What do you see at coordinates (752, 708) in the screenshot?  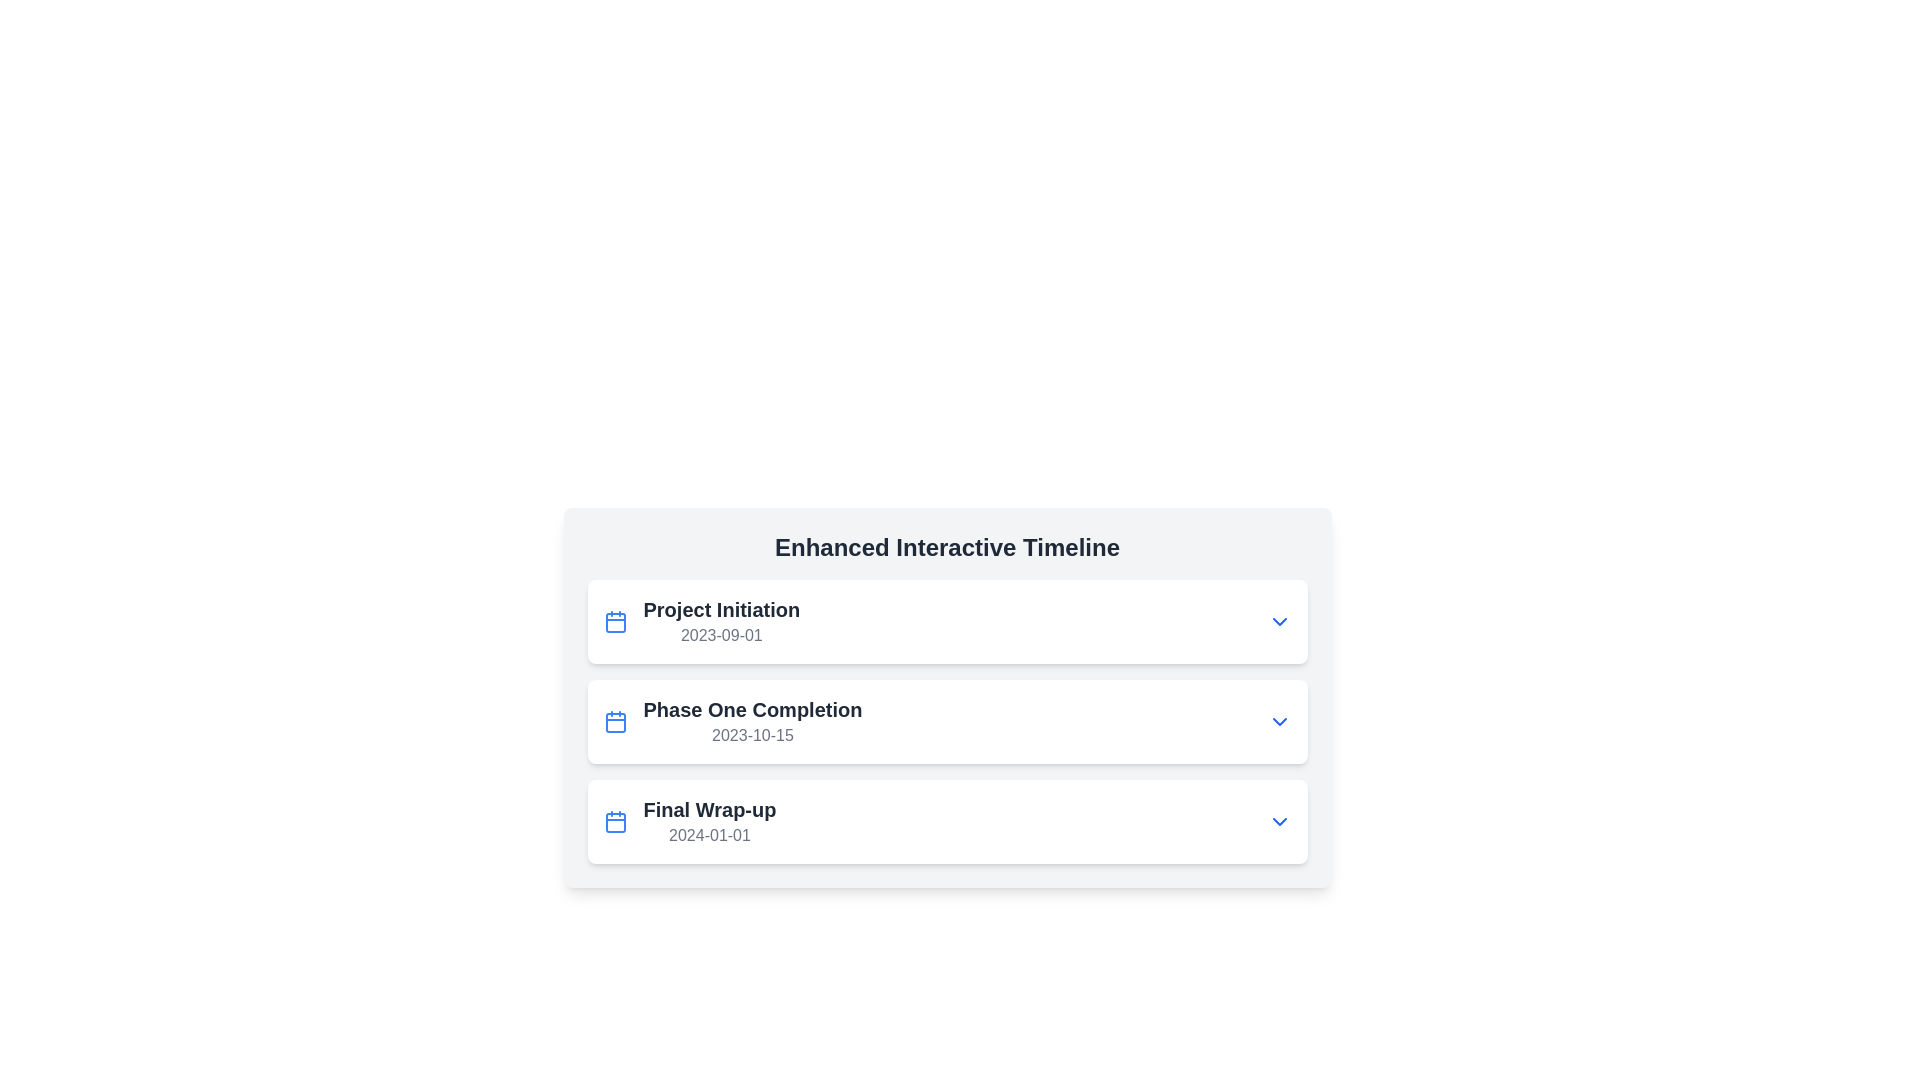 I see `the text label indicating the phase of completion in the Enhanced Interactive Timeline, which is located between 'Project Initiation' and the date label '2023-10-15'` at bounding box center [752, 708].